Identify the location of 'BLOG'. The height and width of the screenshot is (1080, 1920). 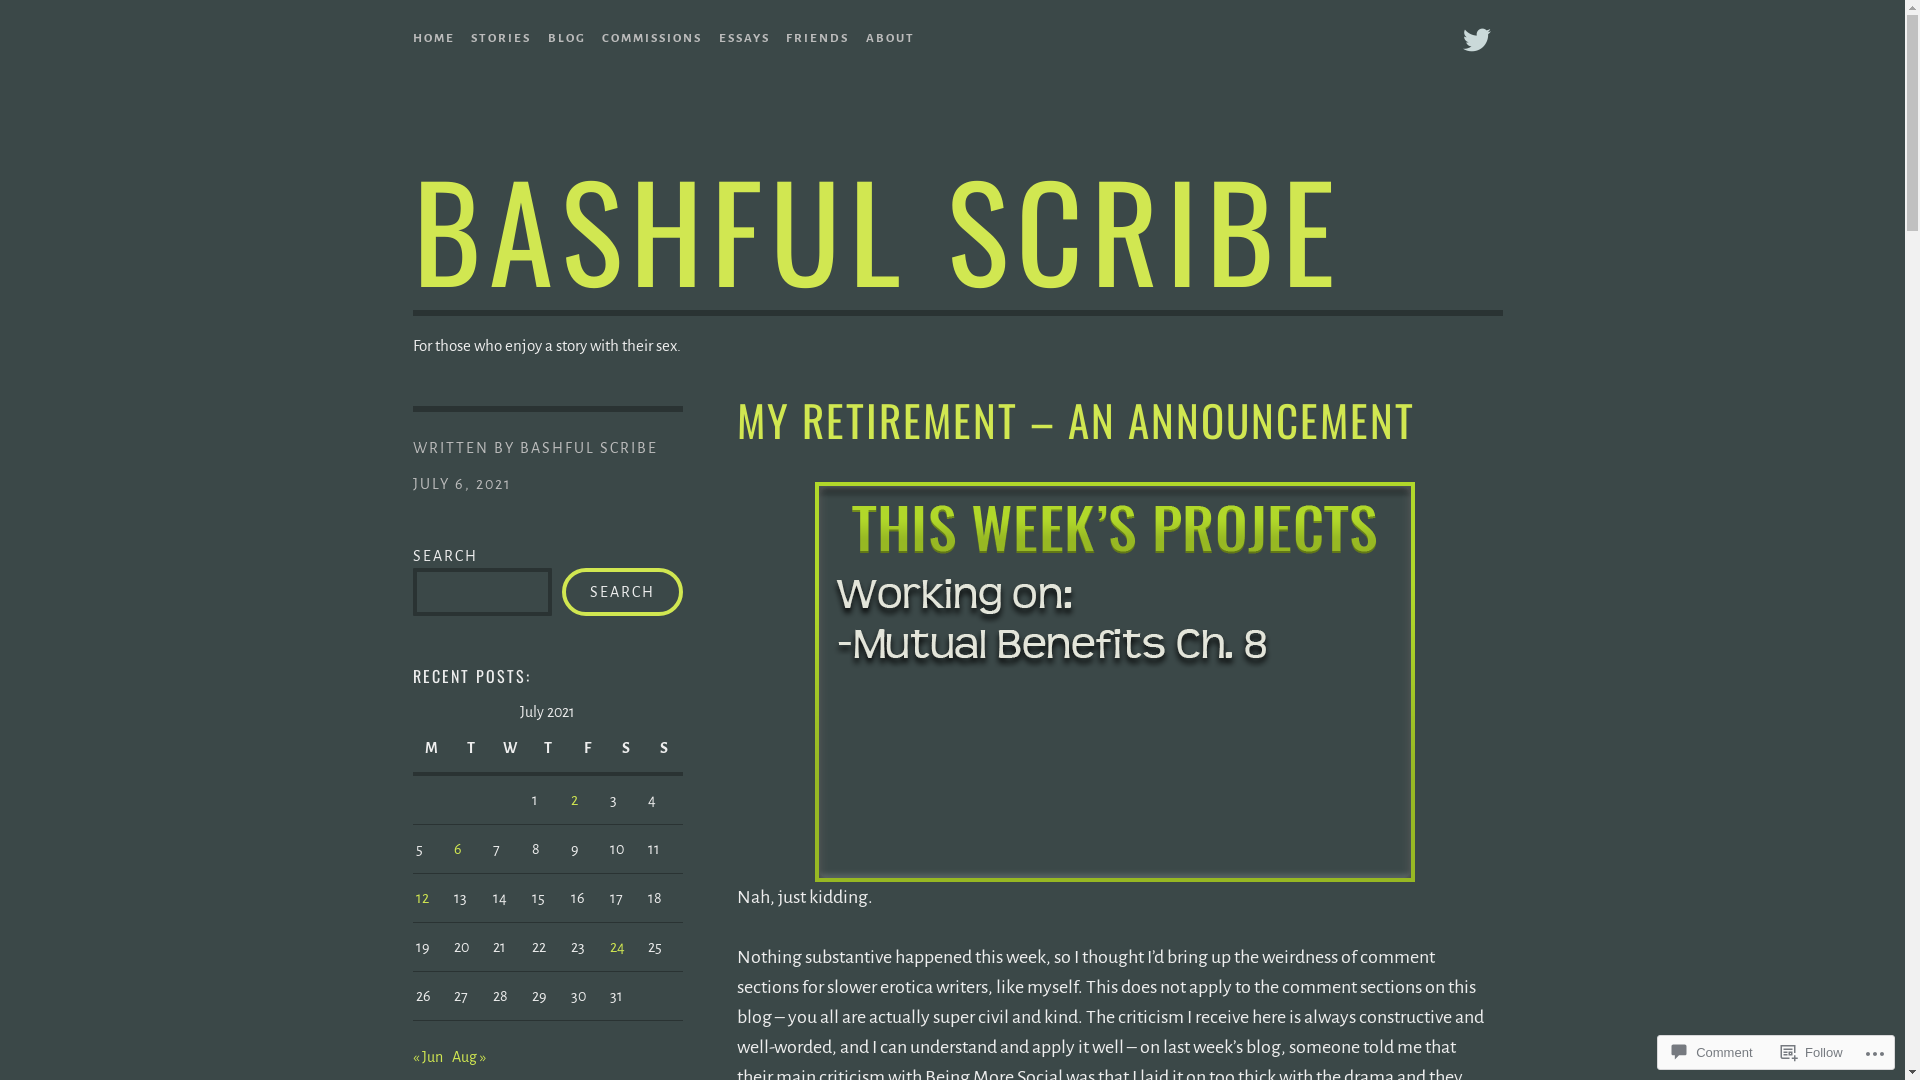
(565, 34).